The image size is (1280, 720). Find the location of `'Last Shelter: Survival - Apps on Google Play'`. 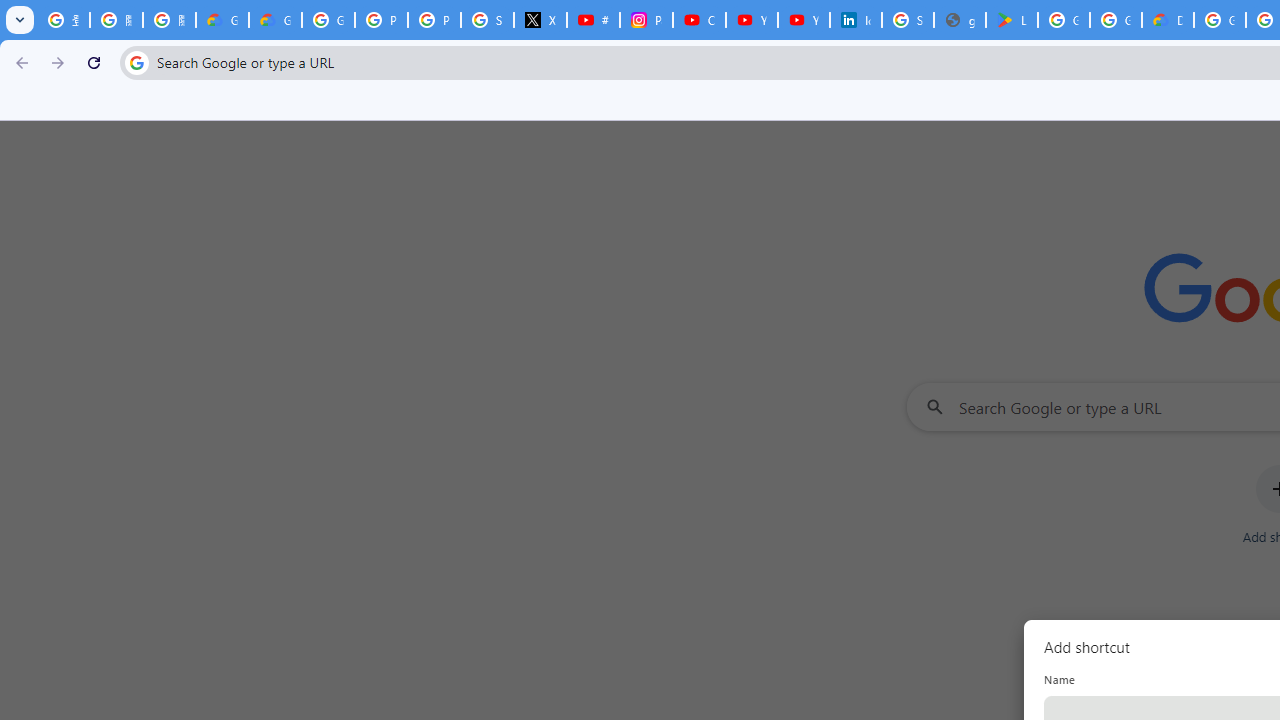

'Last Shelter: Survival - Apps on Google Play' is located at coordinates (1011, 20).